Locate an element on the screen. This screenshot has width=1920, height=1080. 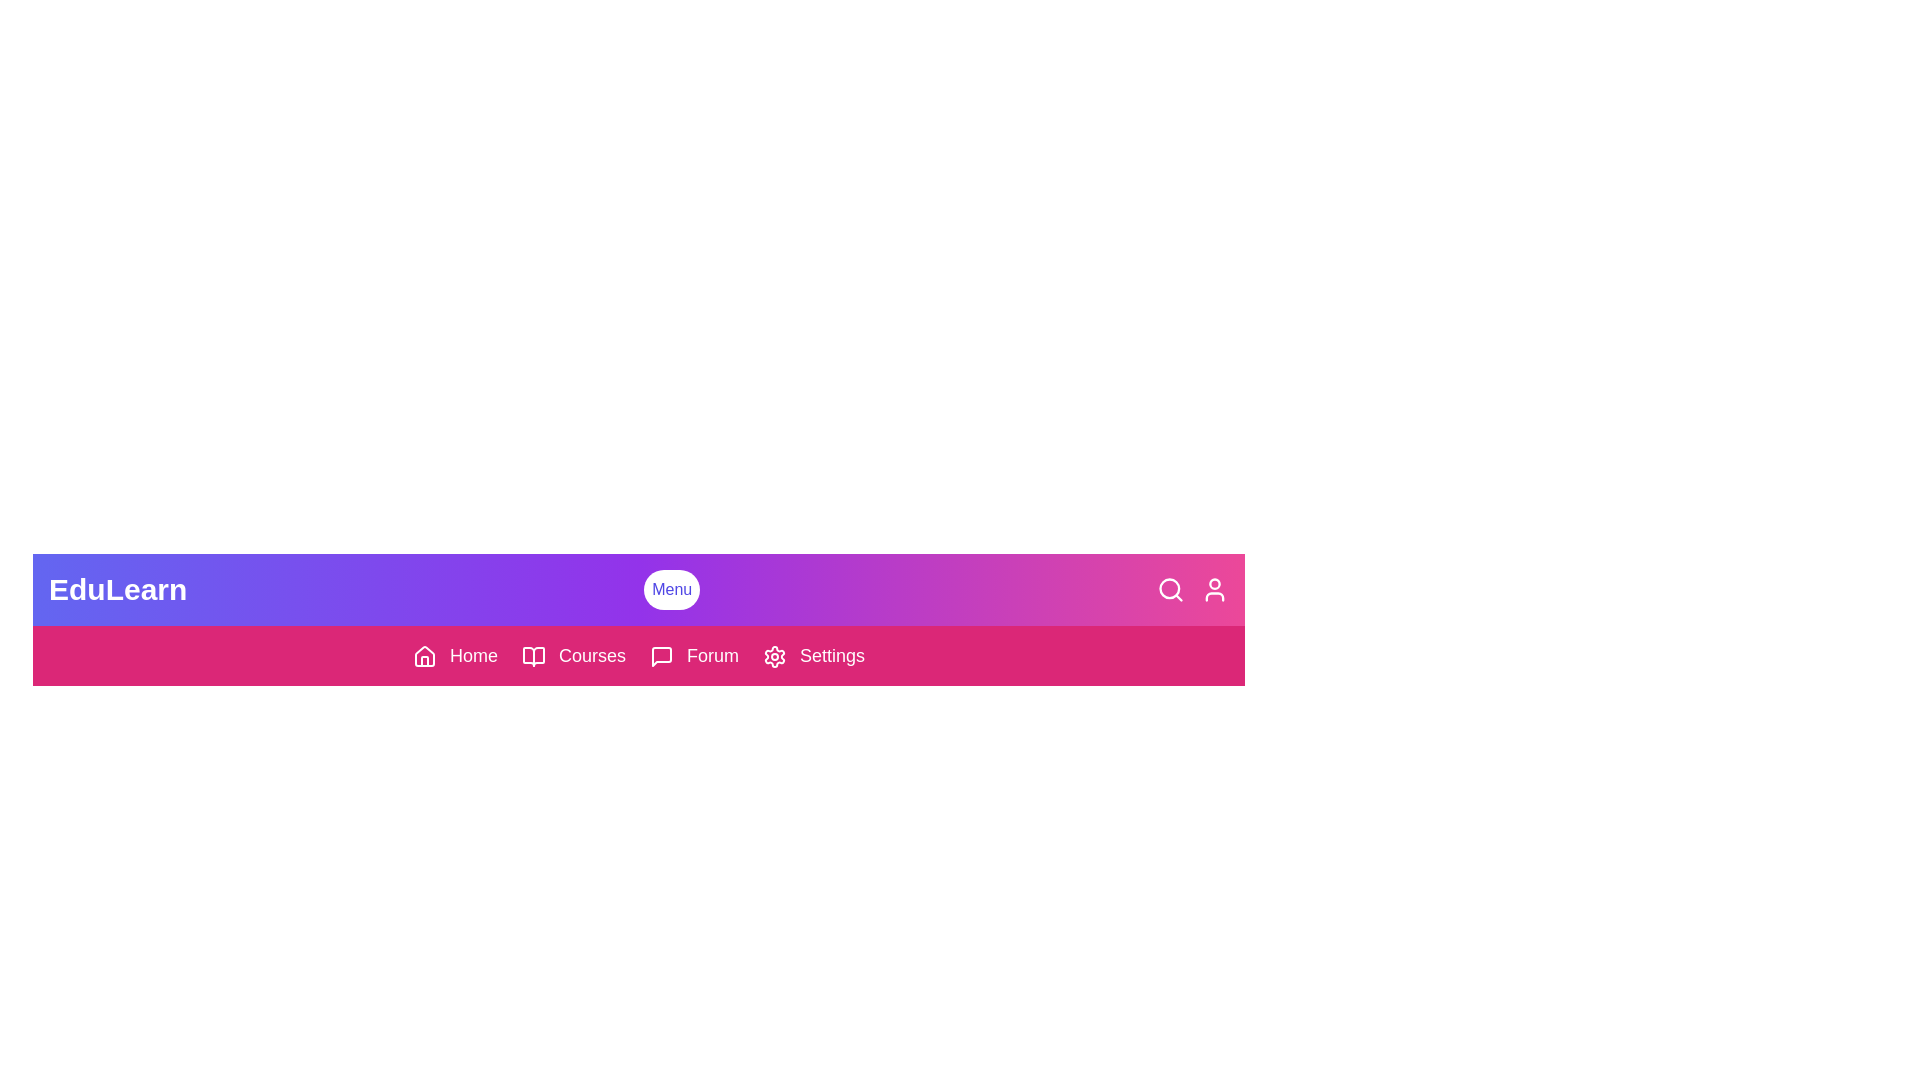
the 'Profile' icon in the app bar is located at coordinates (1213, 589).